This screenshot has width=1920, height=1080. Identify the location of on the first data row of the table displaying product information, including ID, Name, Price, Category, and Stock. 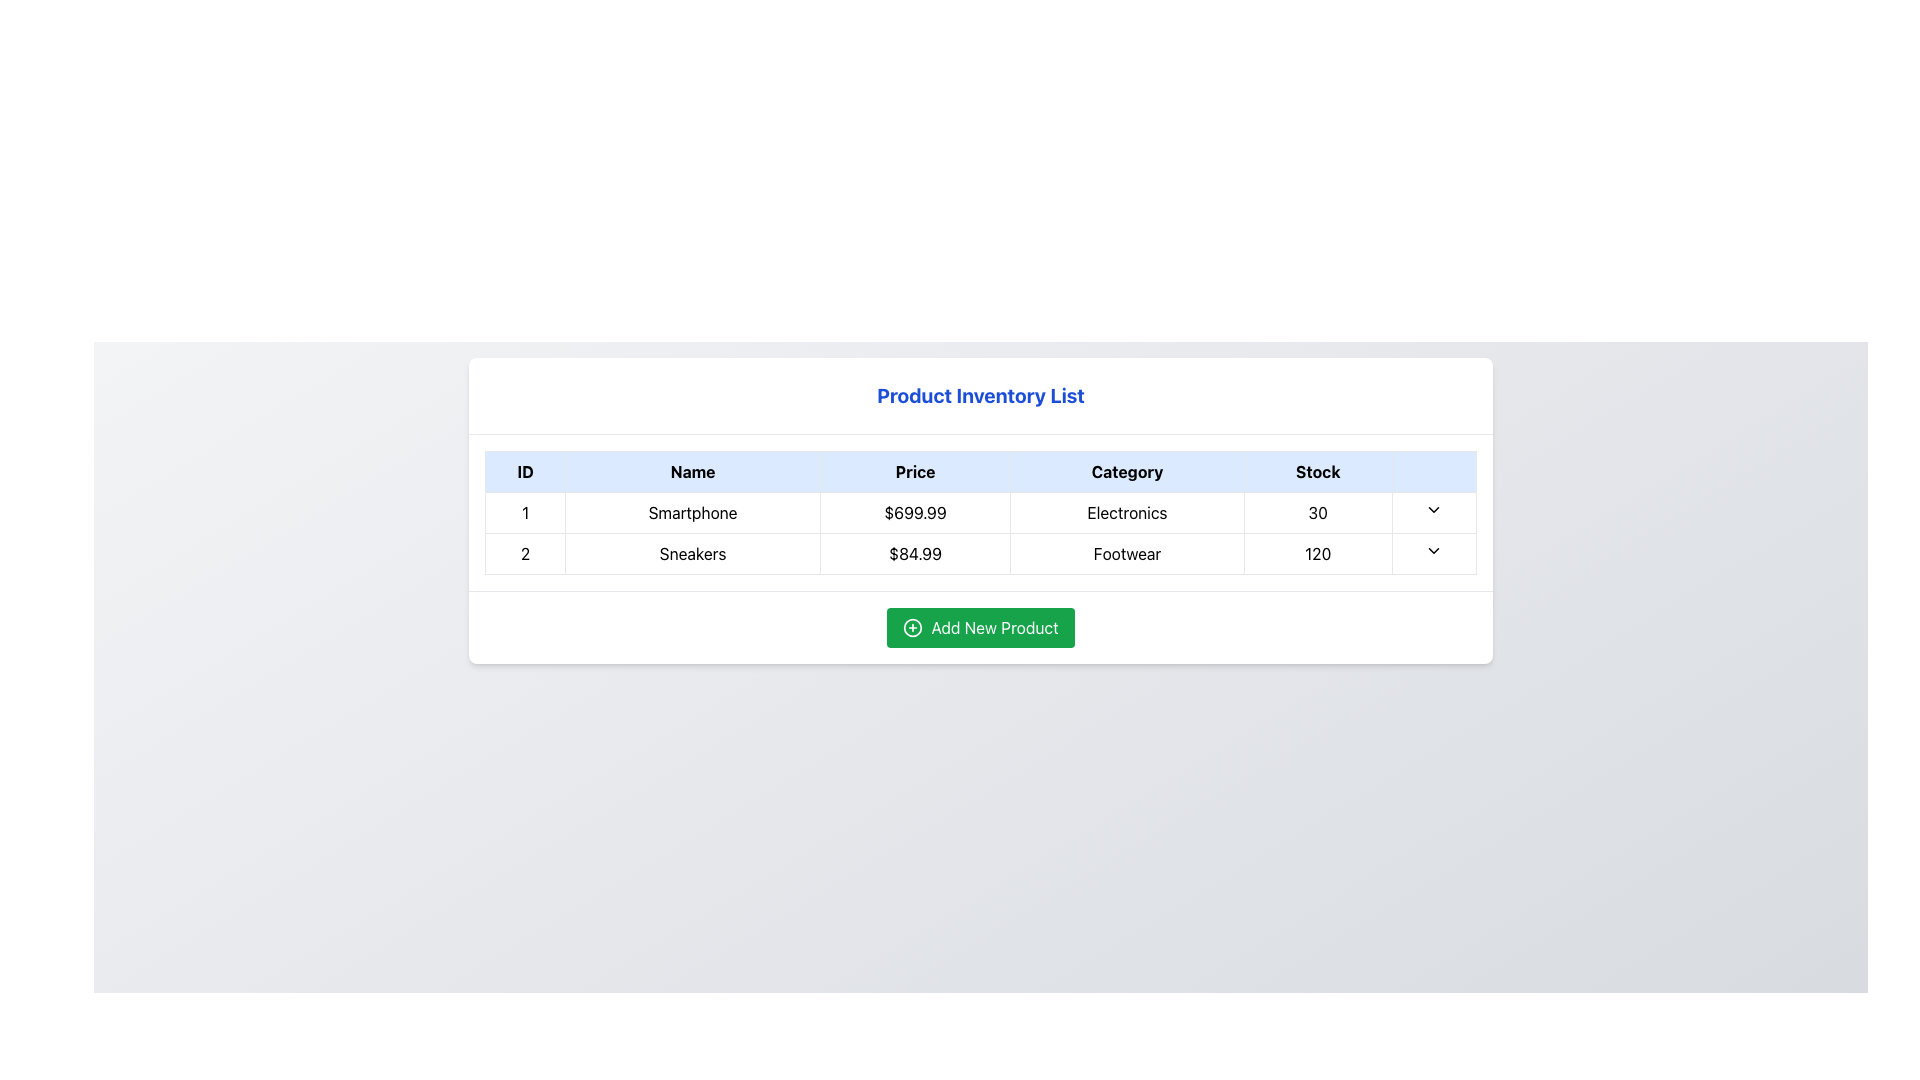
(980, 531).